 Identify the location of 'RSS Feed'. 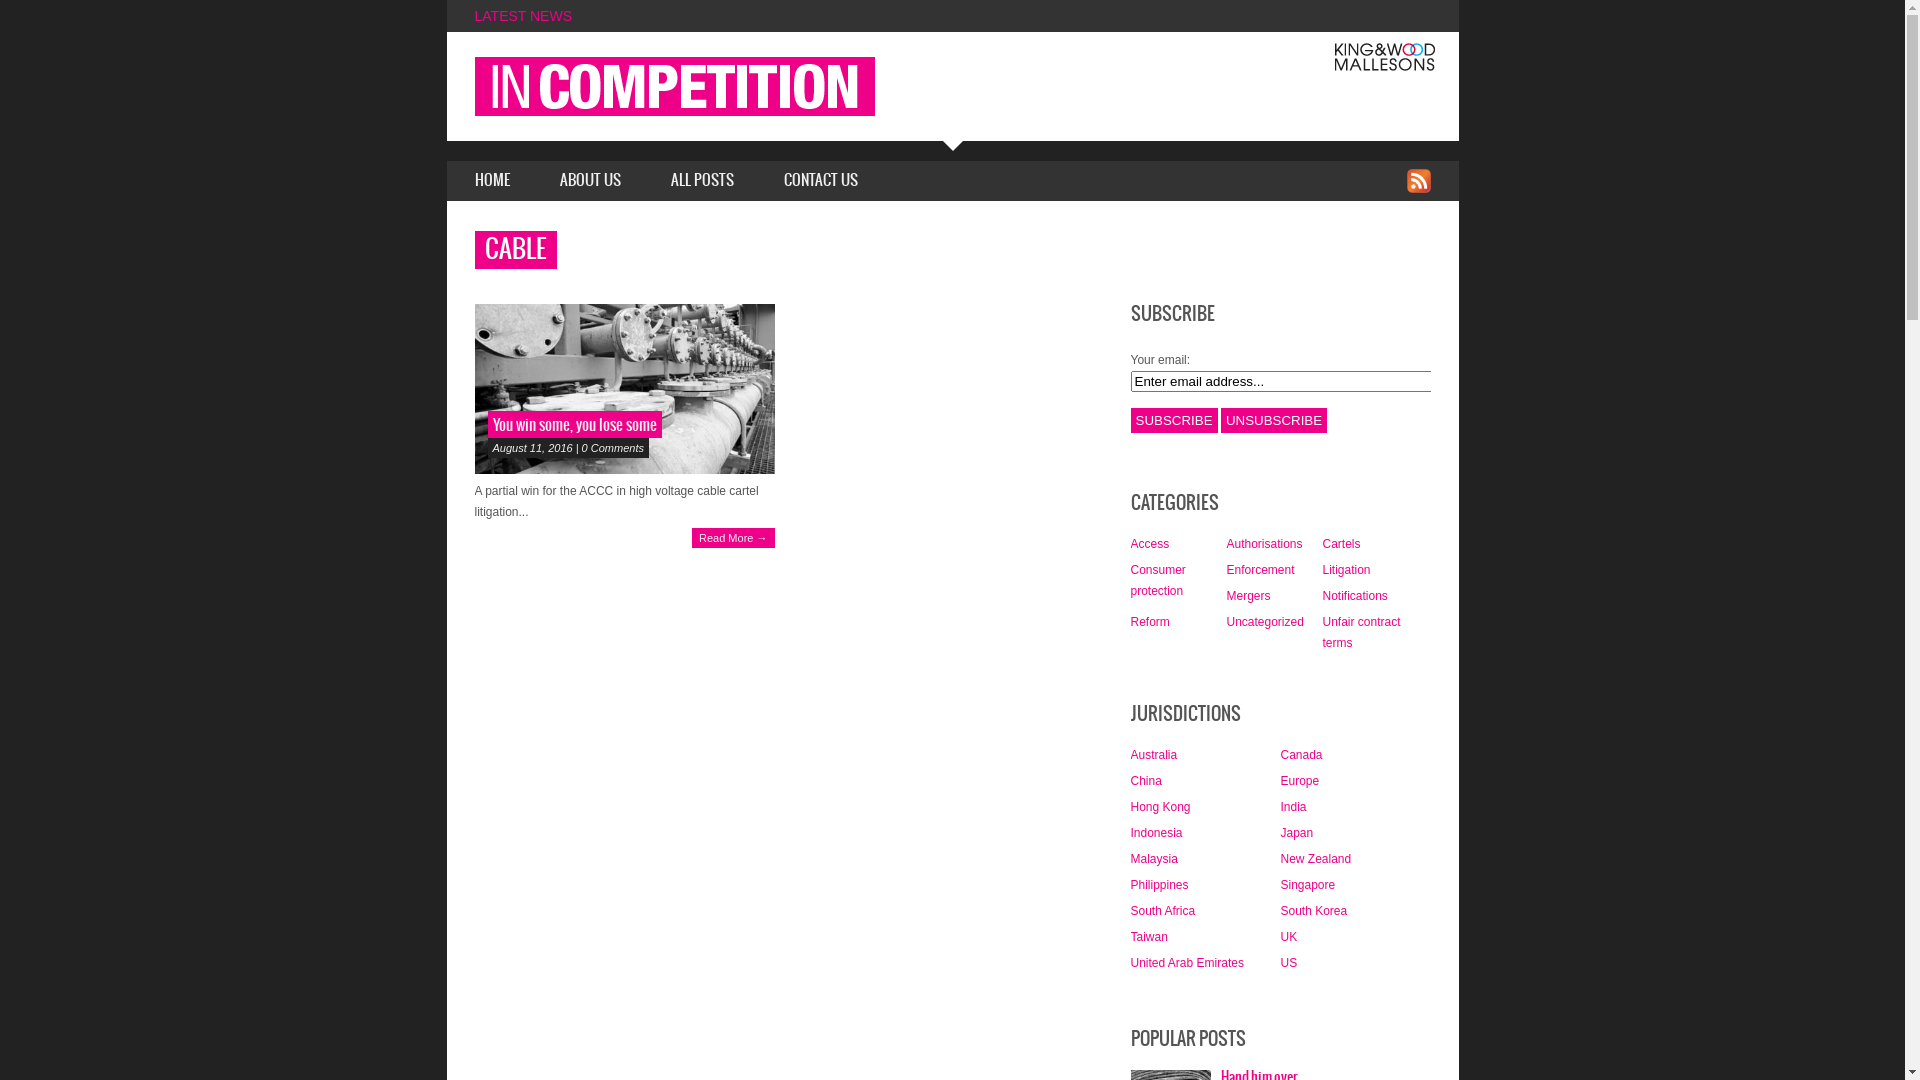
(1416, 181).